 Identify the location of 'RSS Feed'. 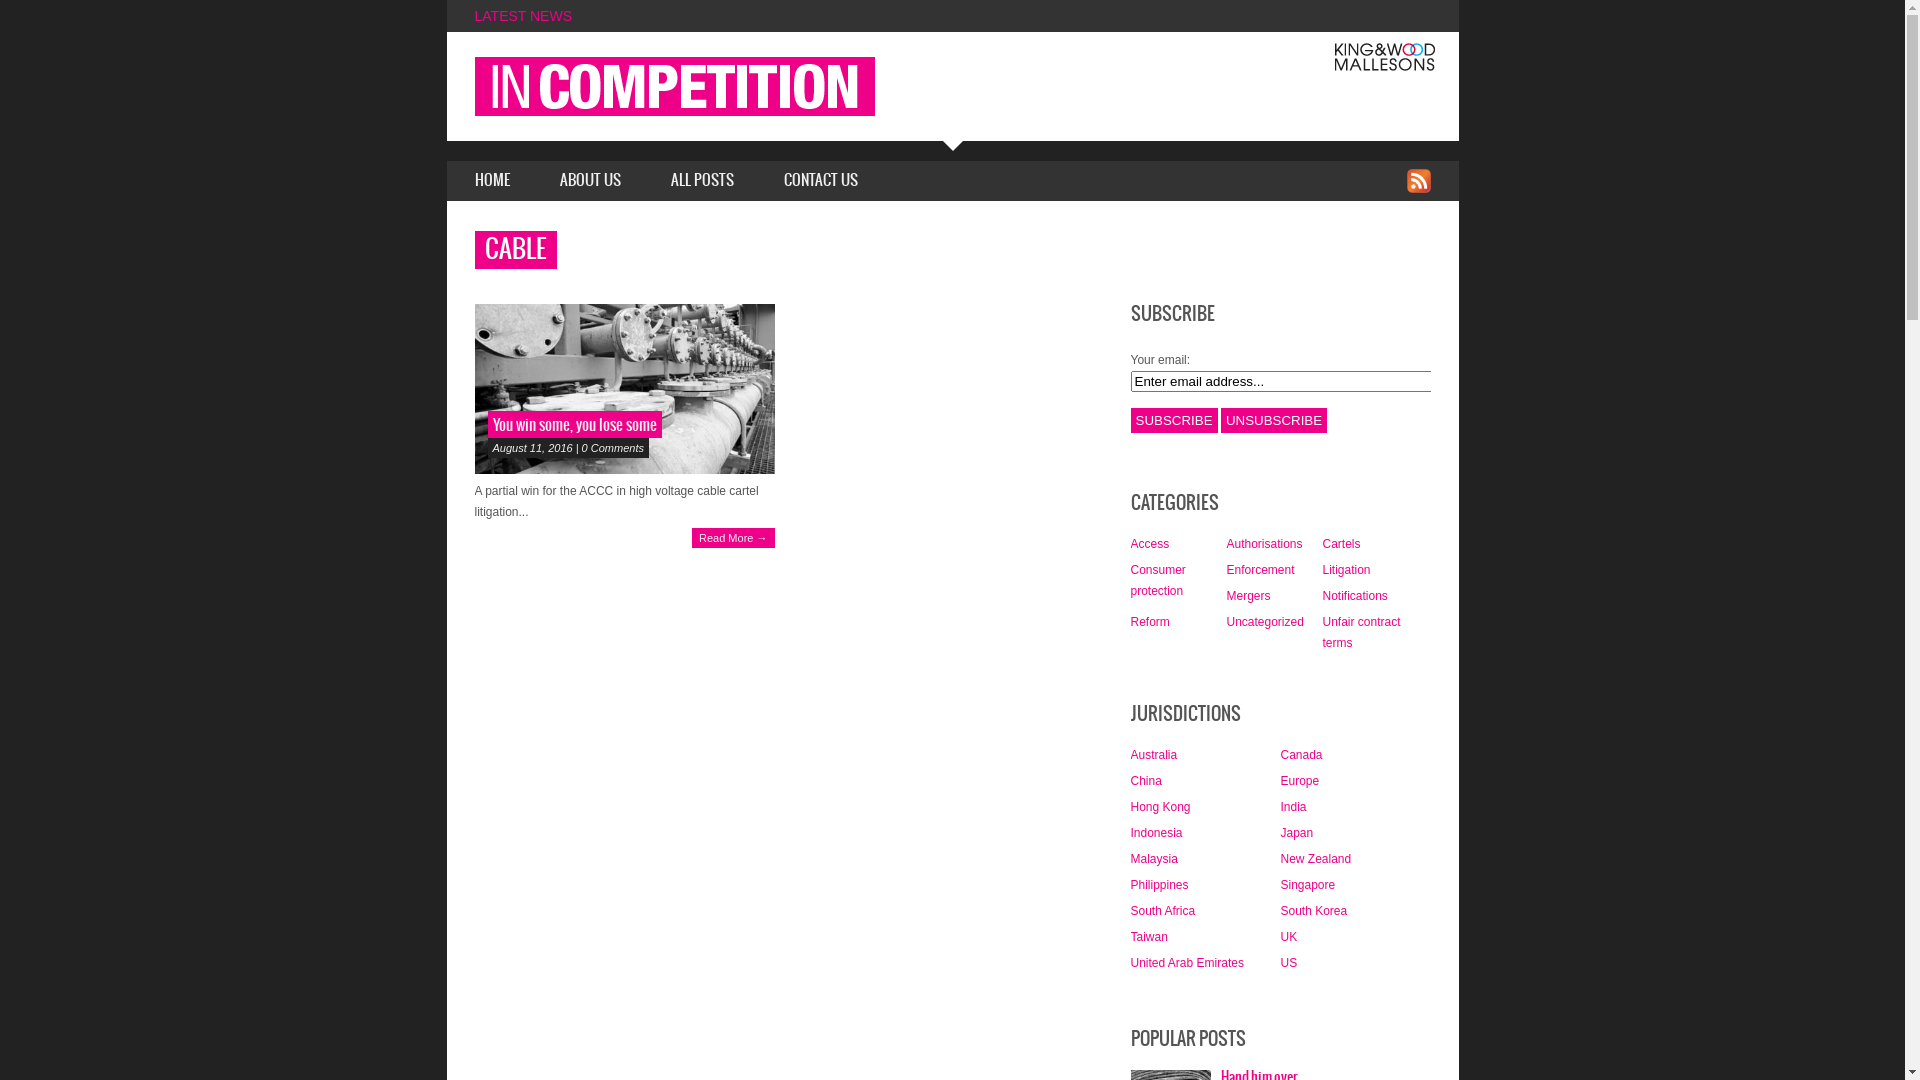
(1416, 181).